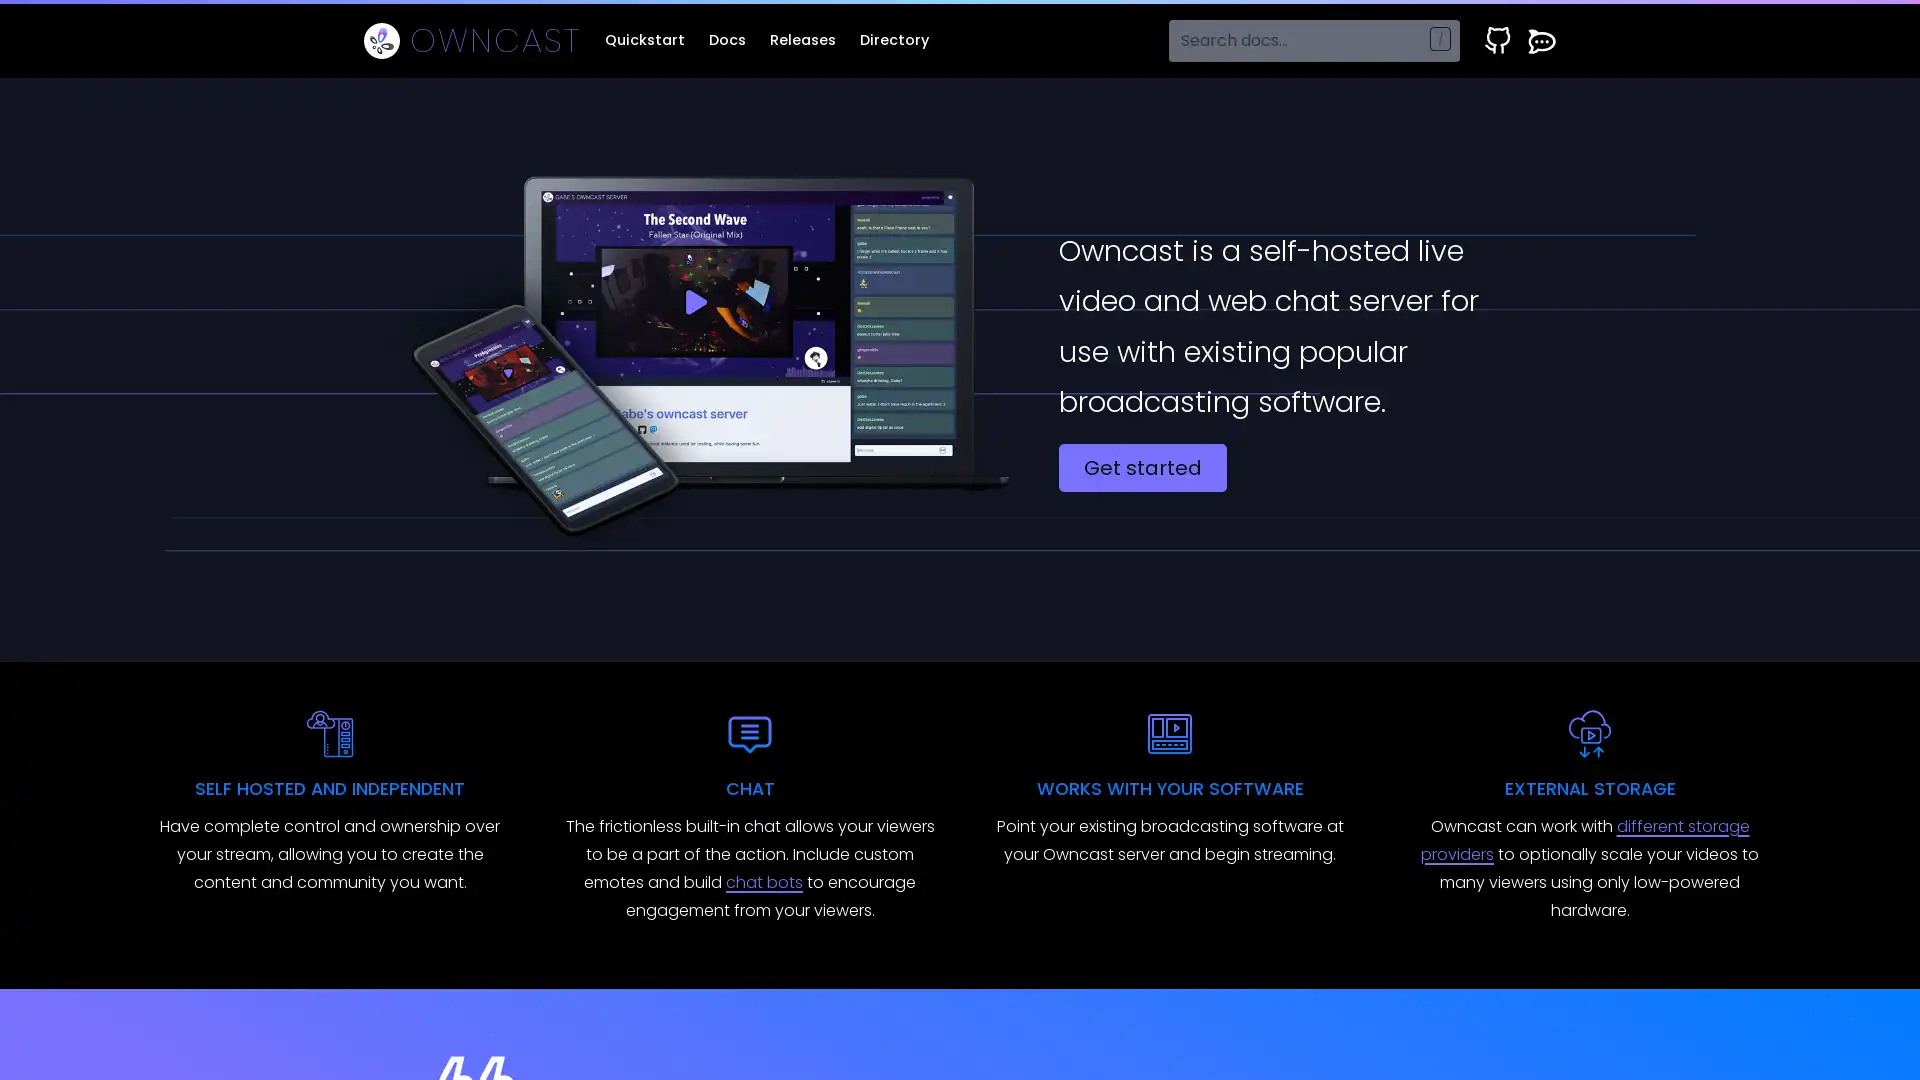 Image resolution: width=1920 pixels, height=1080 pixels. I want to click on Get started, so click(1142, 466).